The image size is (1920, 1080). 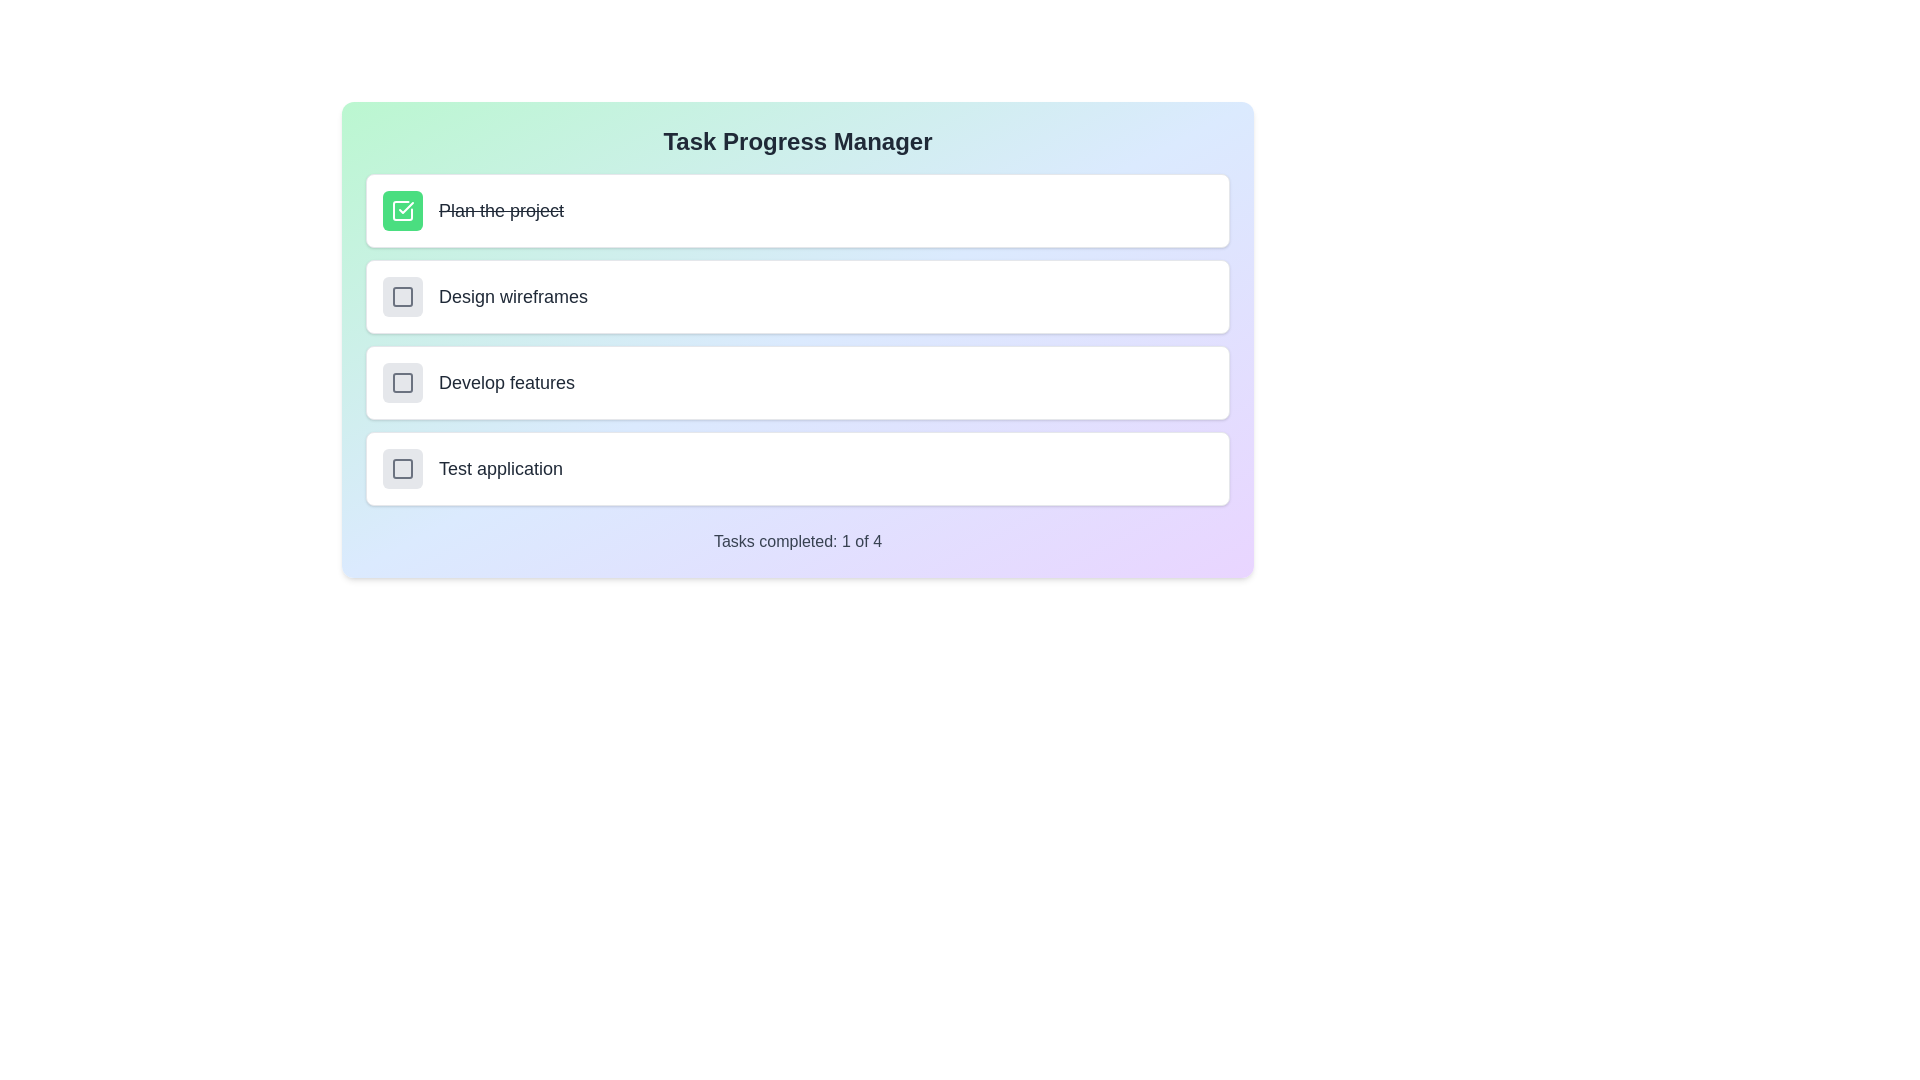 I want to click on the text label 'Develop features' in the task list, which is the third item below 'Design wireframes' and above 'Test application', so click(x=507, y=382).